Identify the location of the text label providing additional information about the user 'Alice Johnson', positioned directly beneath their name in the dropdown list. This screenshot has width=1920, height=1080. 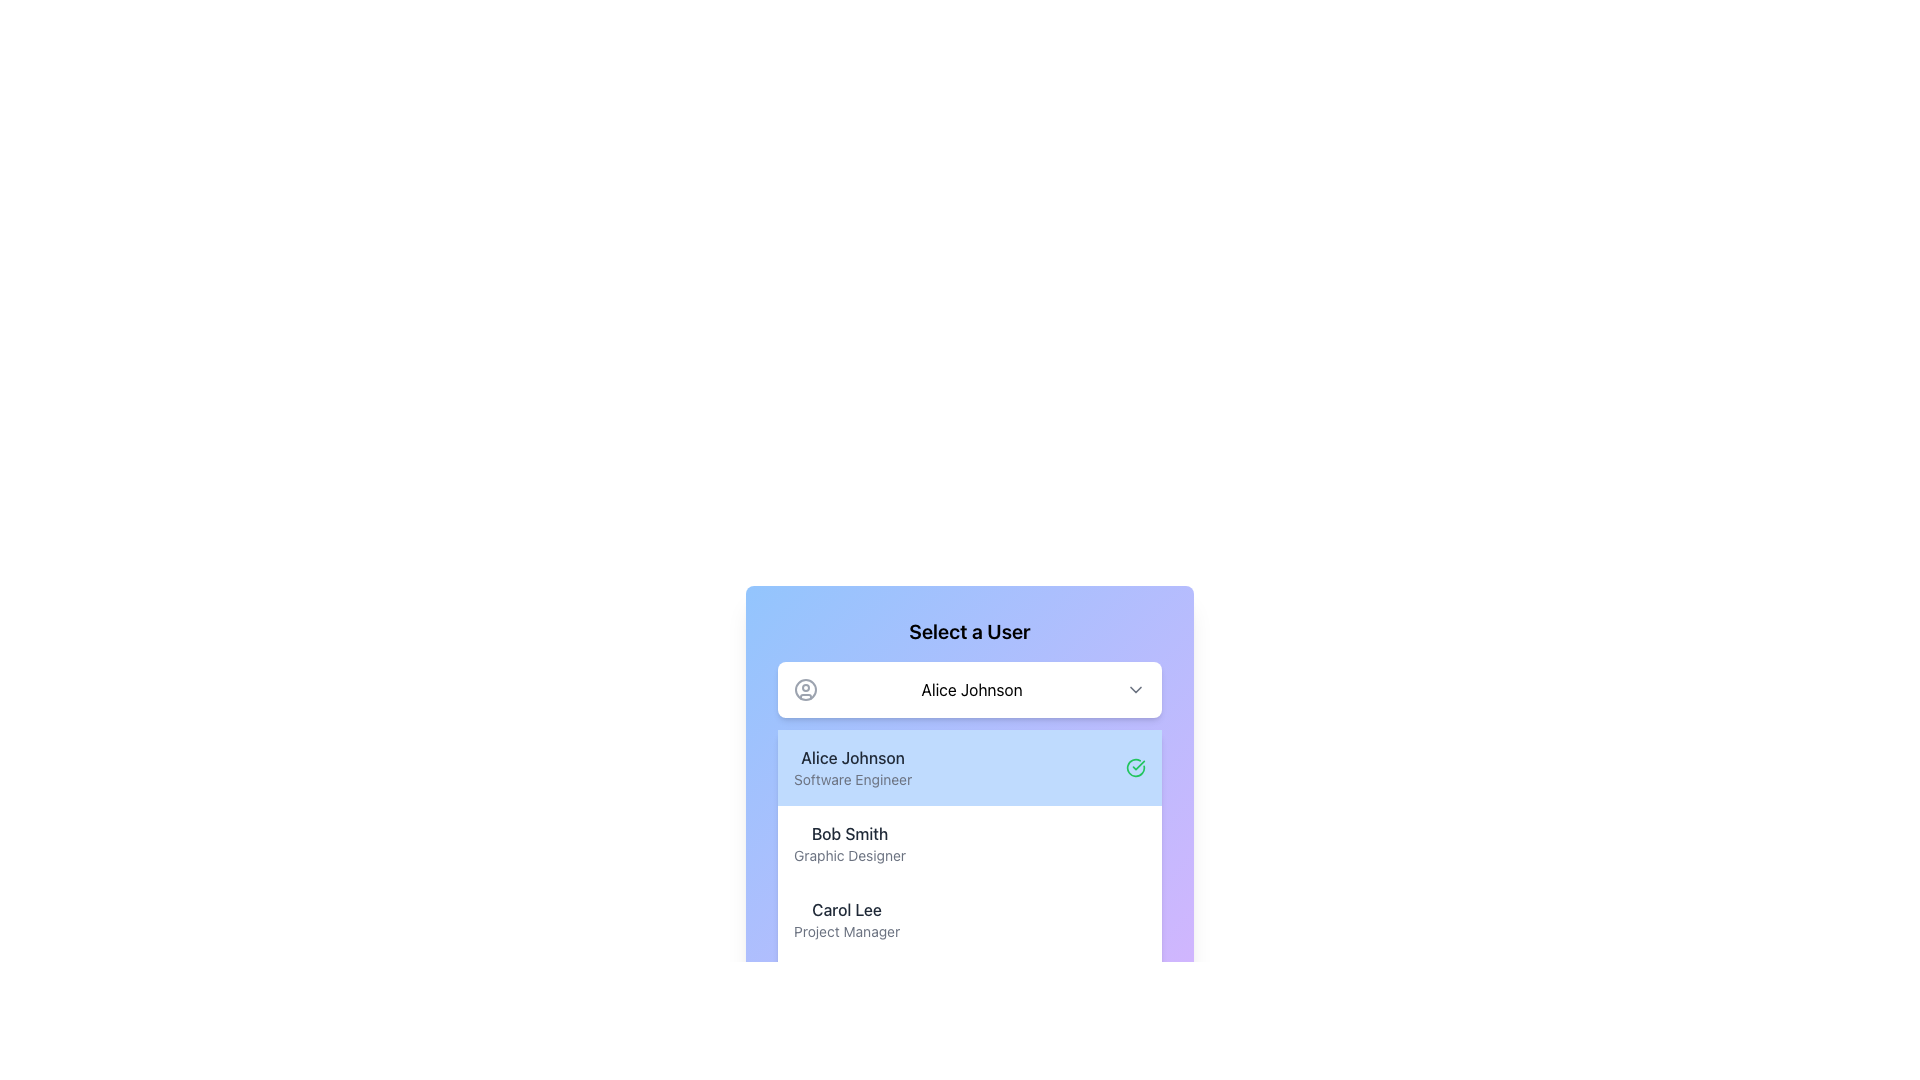
(853, 778).